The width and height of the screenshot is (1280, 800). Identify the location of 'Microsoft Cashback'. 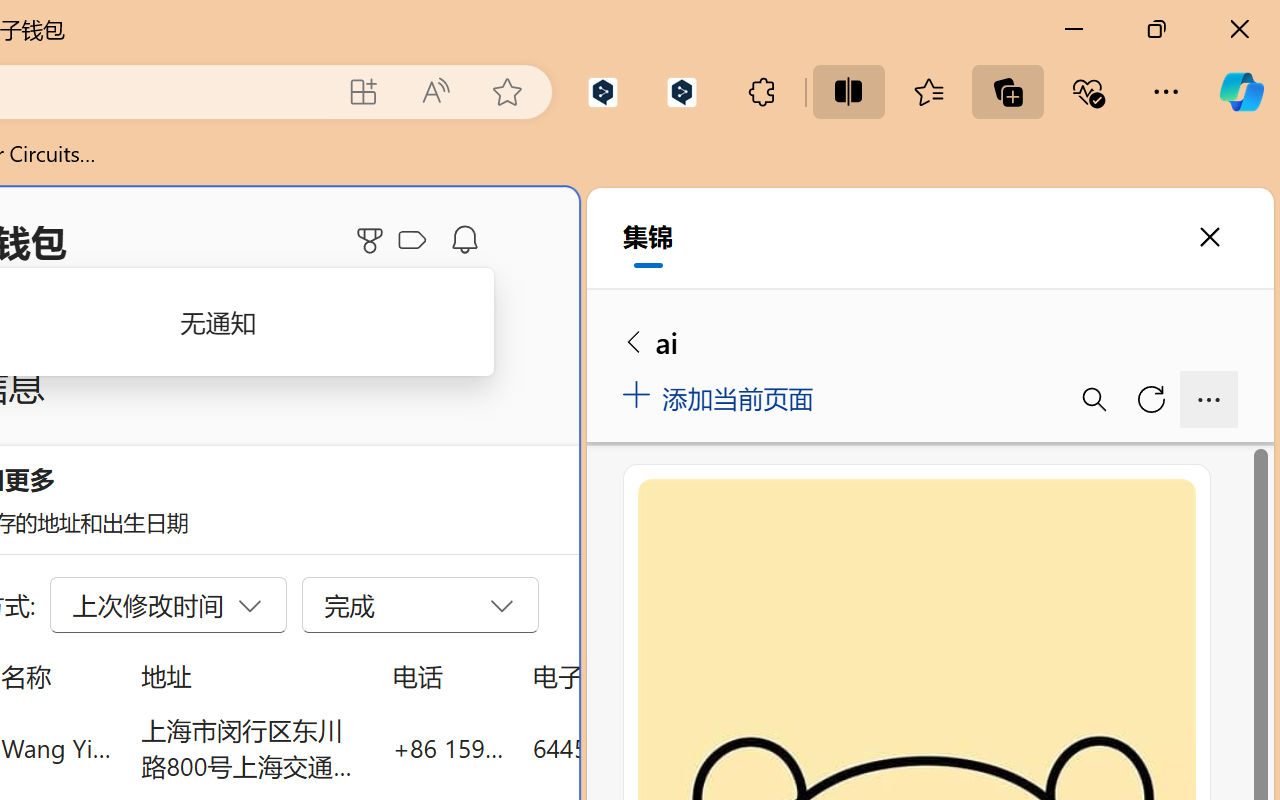
(415, 240).